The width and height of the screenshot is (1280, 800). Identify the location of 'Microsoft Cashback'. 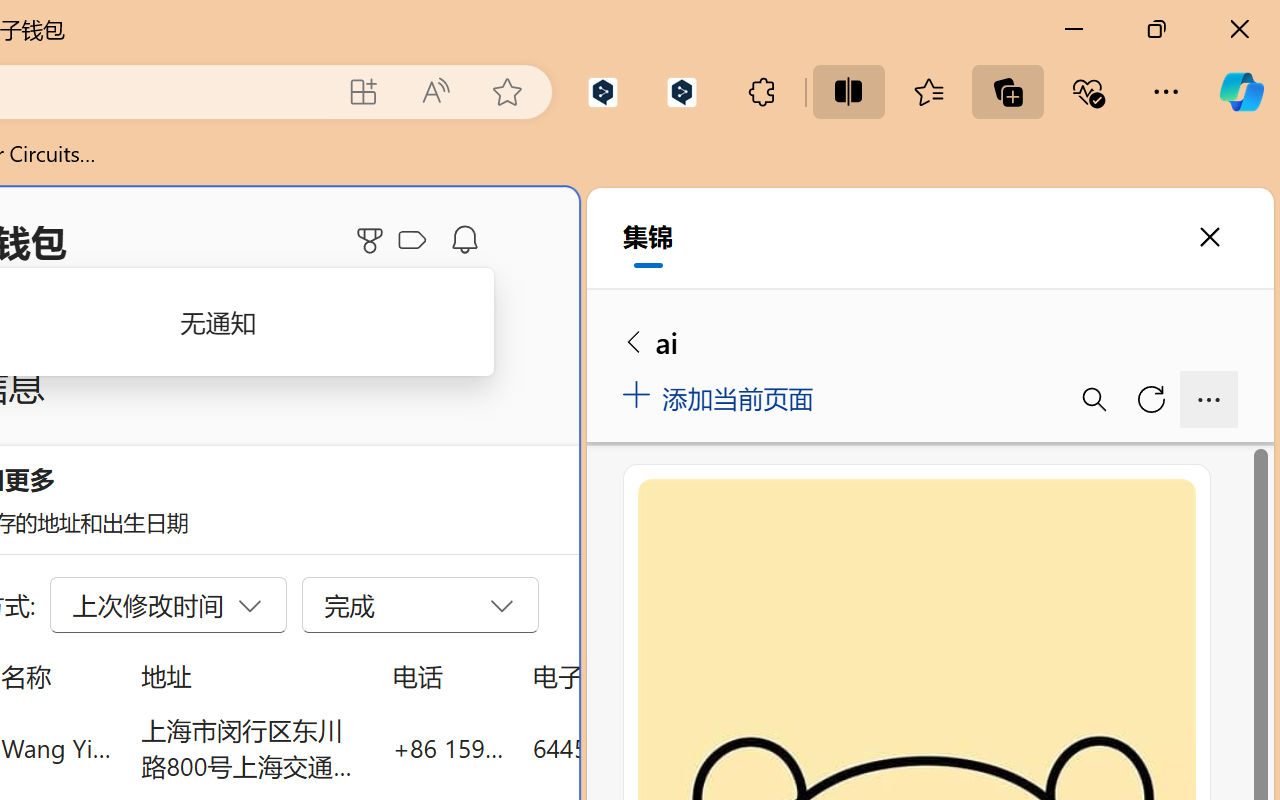
(415, 240).